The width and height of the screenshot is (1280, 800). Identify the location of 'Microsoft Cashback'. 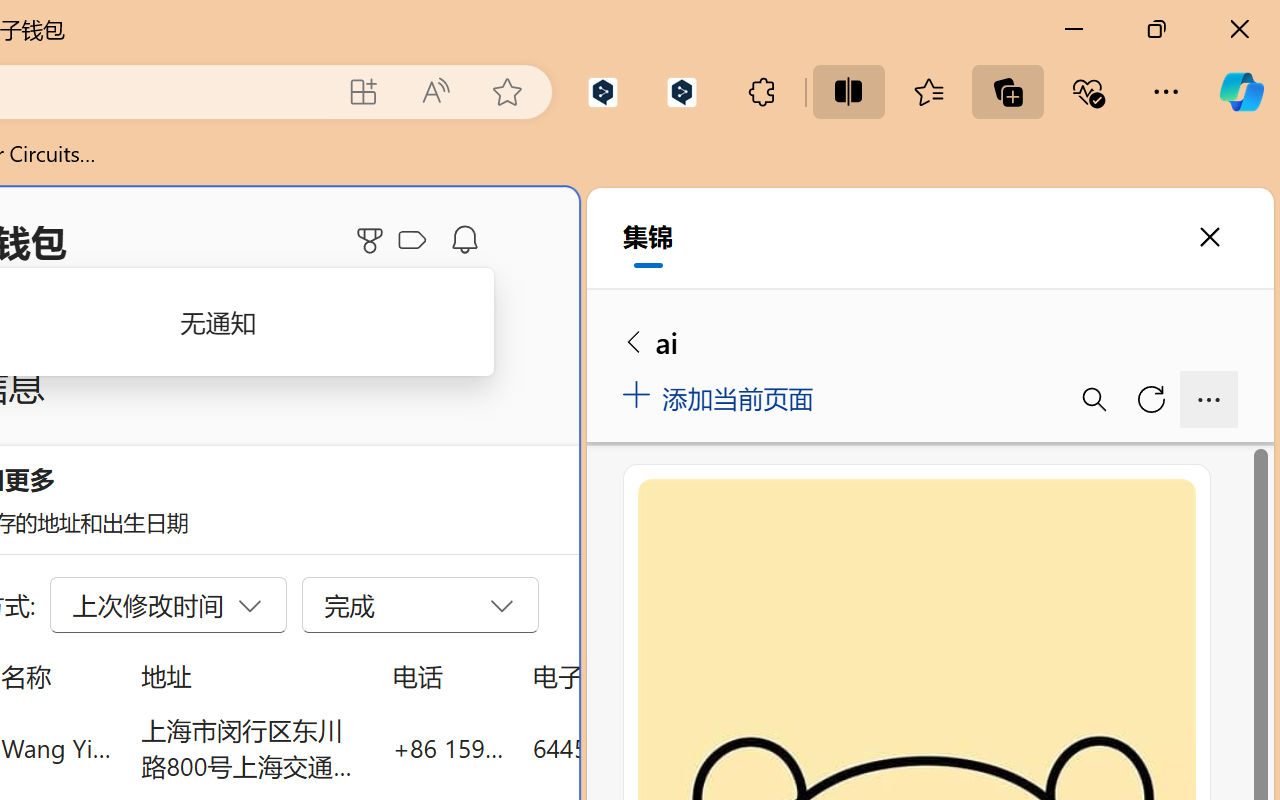
(415, 240).